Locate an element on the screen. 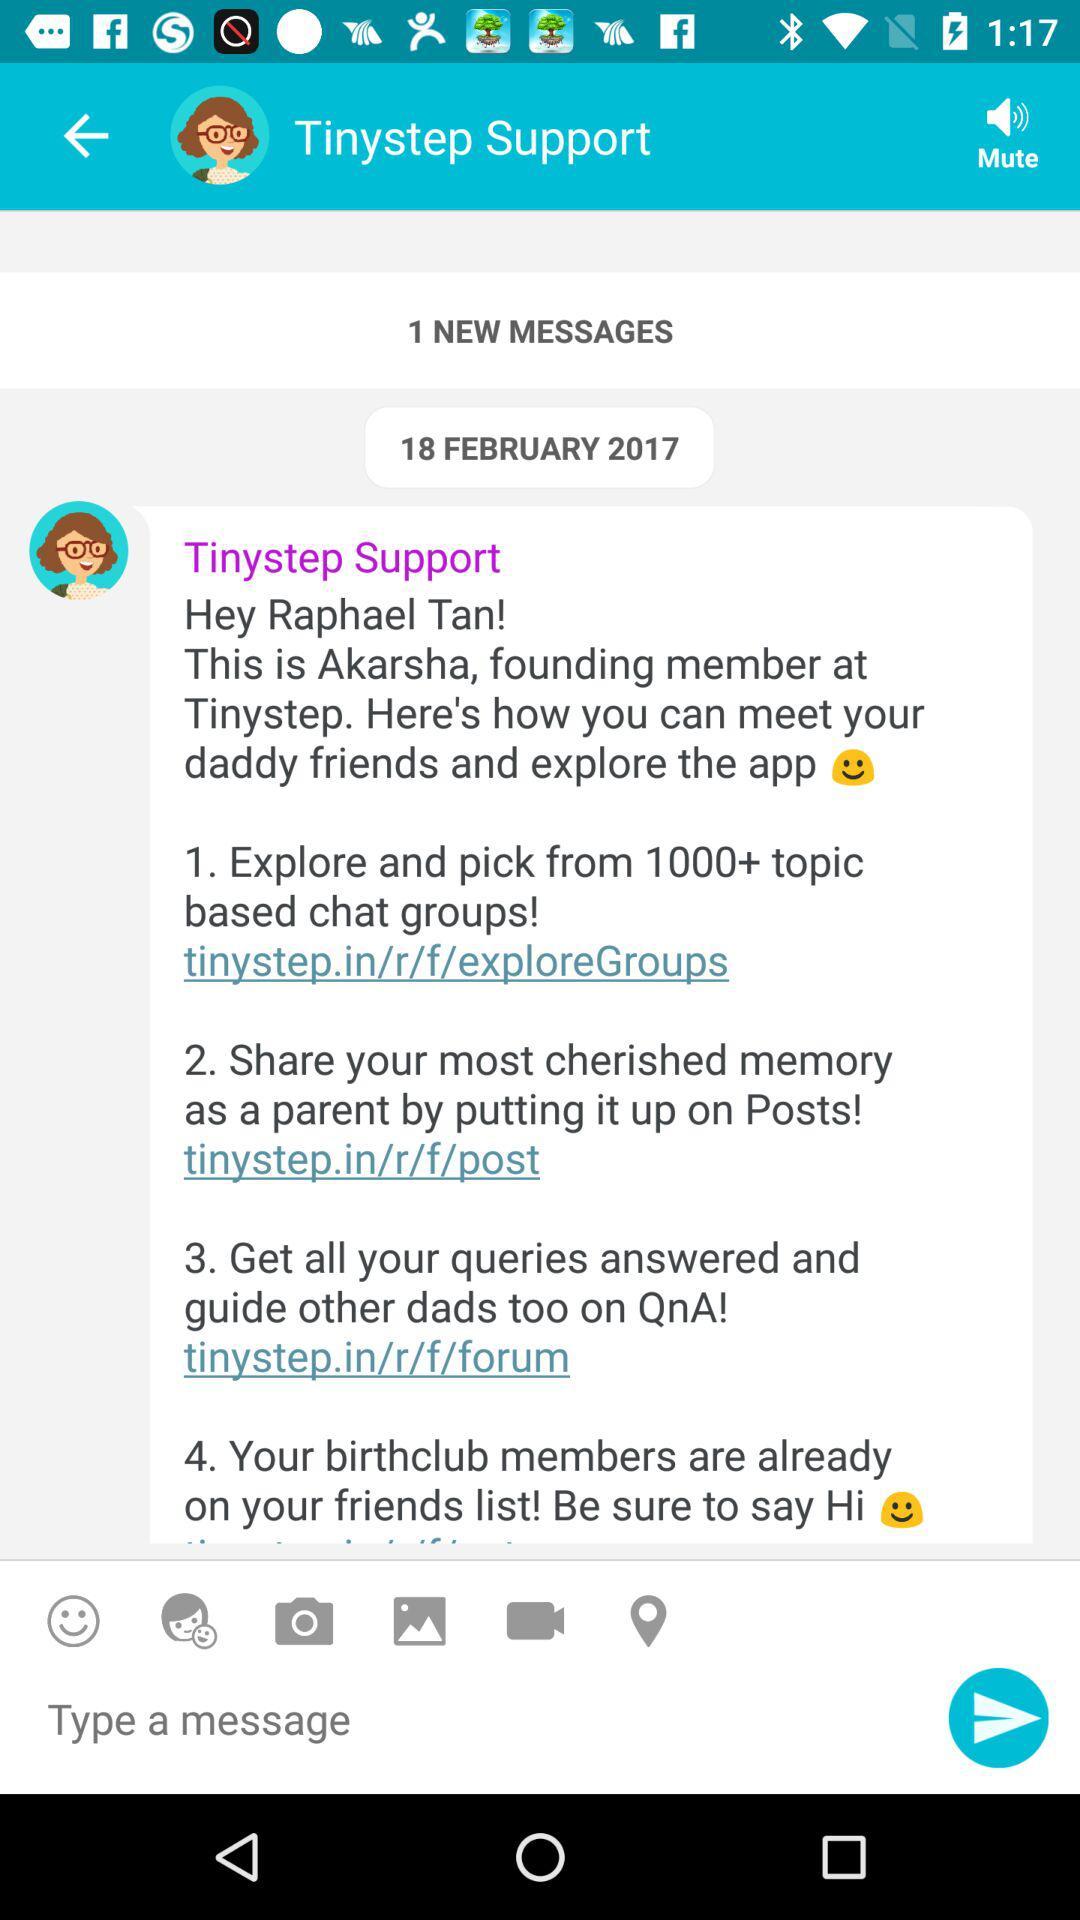 The width and height of the screenshot is (1080, 1920). message is located at coordinates (474, 1728).